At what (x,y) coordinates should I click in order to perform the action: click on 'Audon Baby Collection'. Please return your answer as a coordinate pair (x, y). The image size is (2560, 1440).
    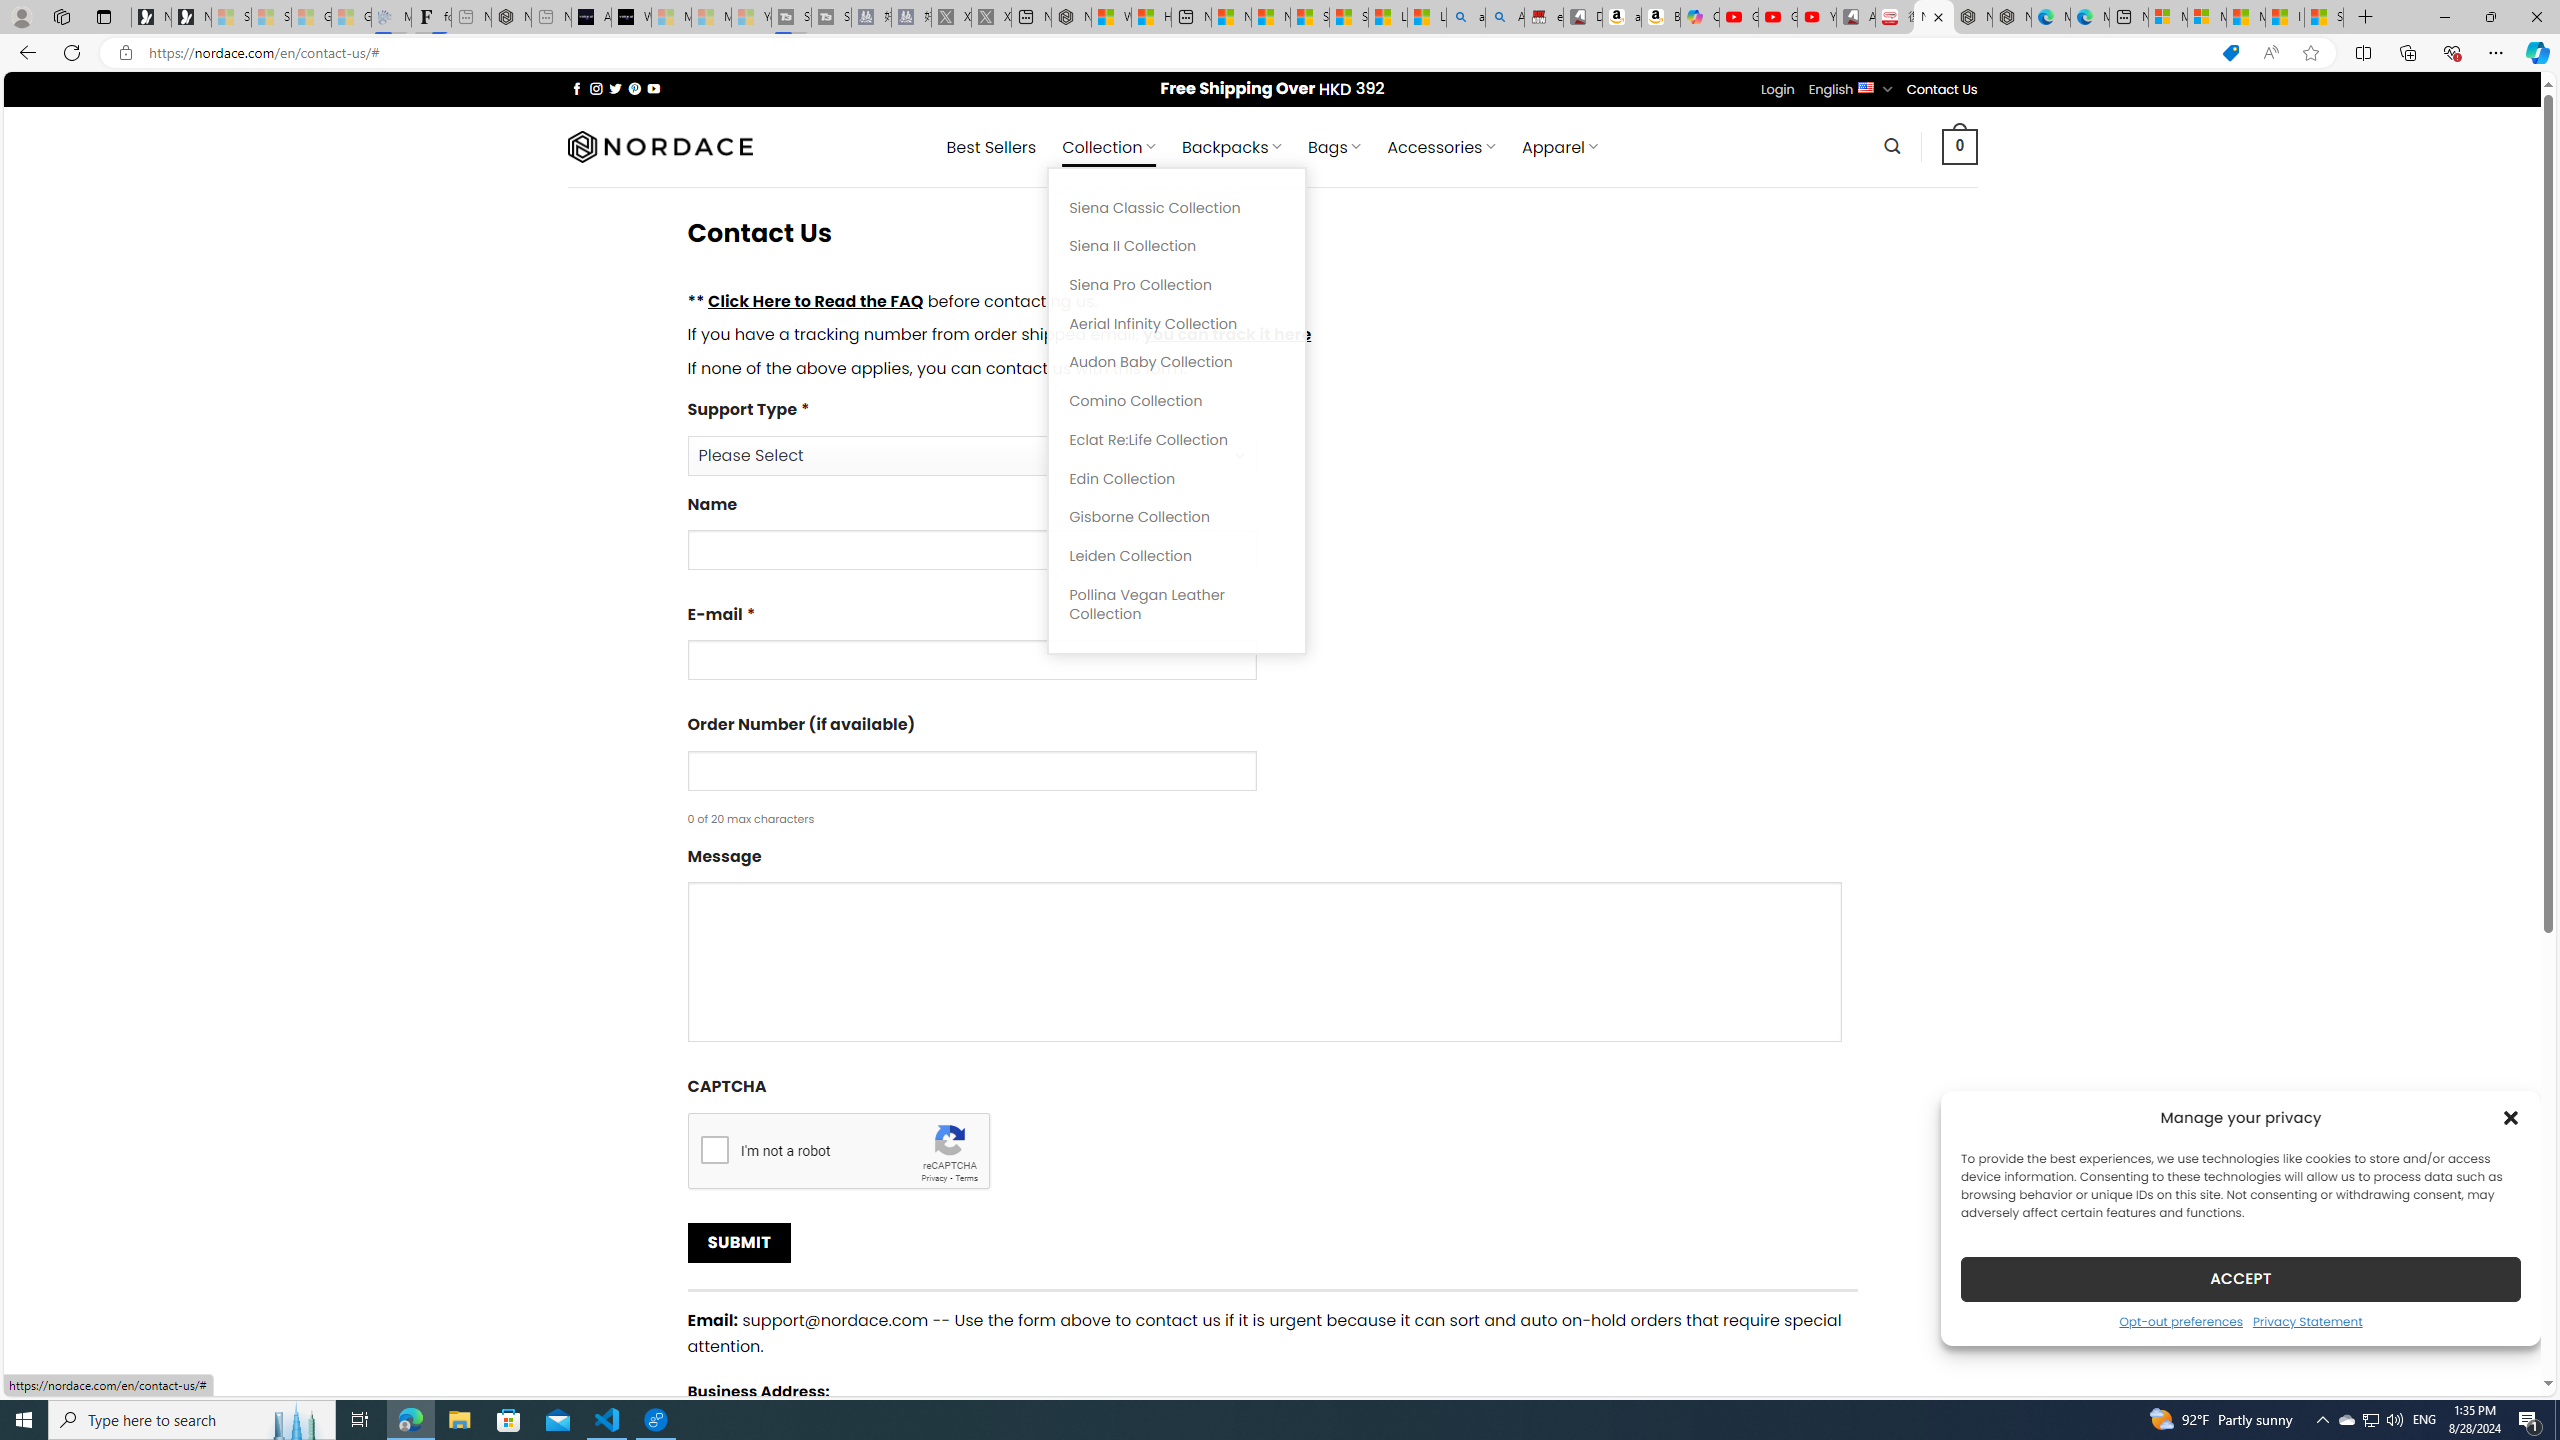
    Looking at the image, I should click on (1177, 361).